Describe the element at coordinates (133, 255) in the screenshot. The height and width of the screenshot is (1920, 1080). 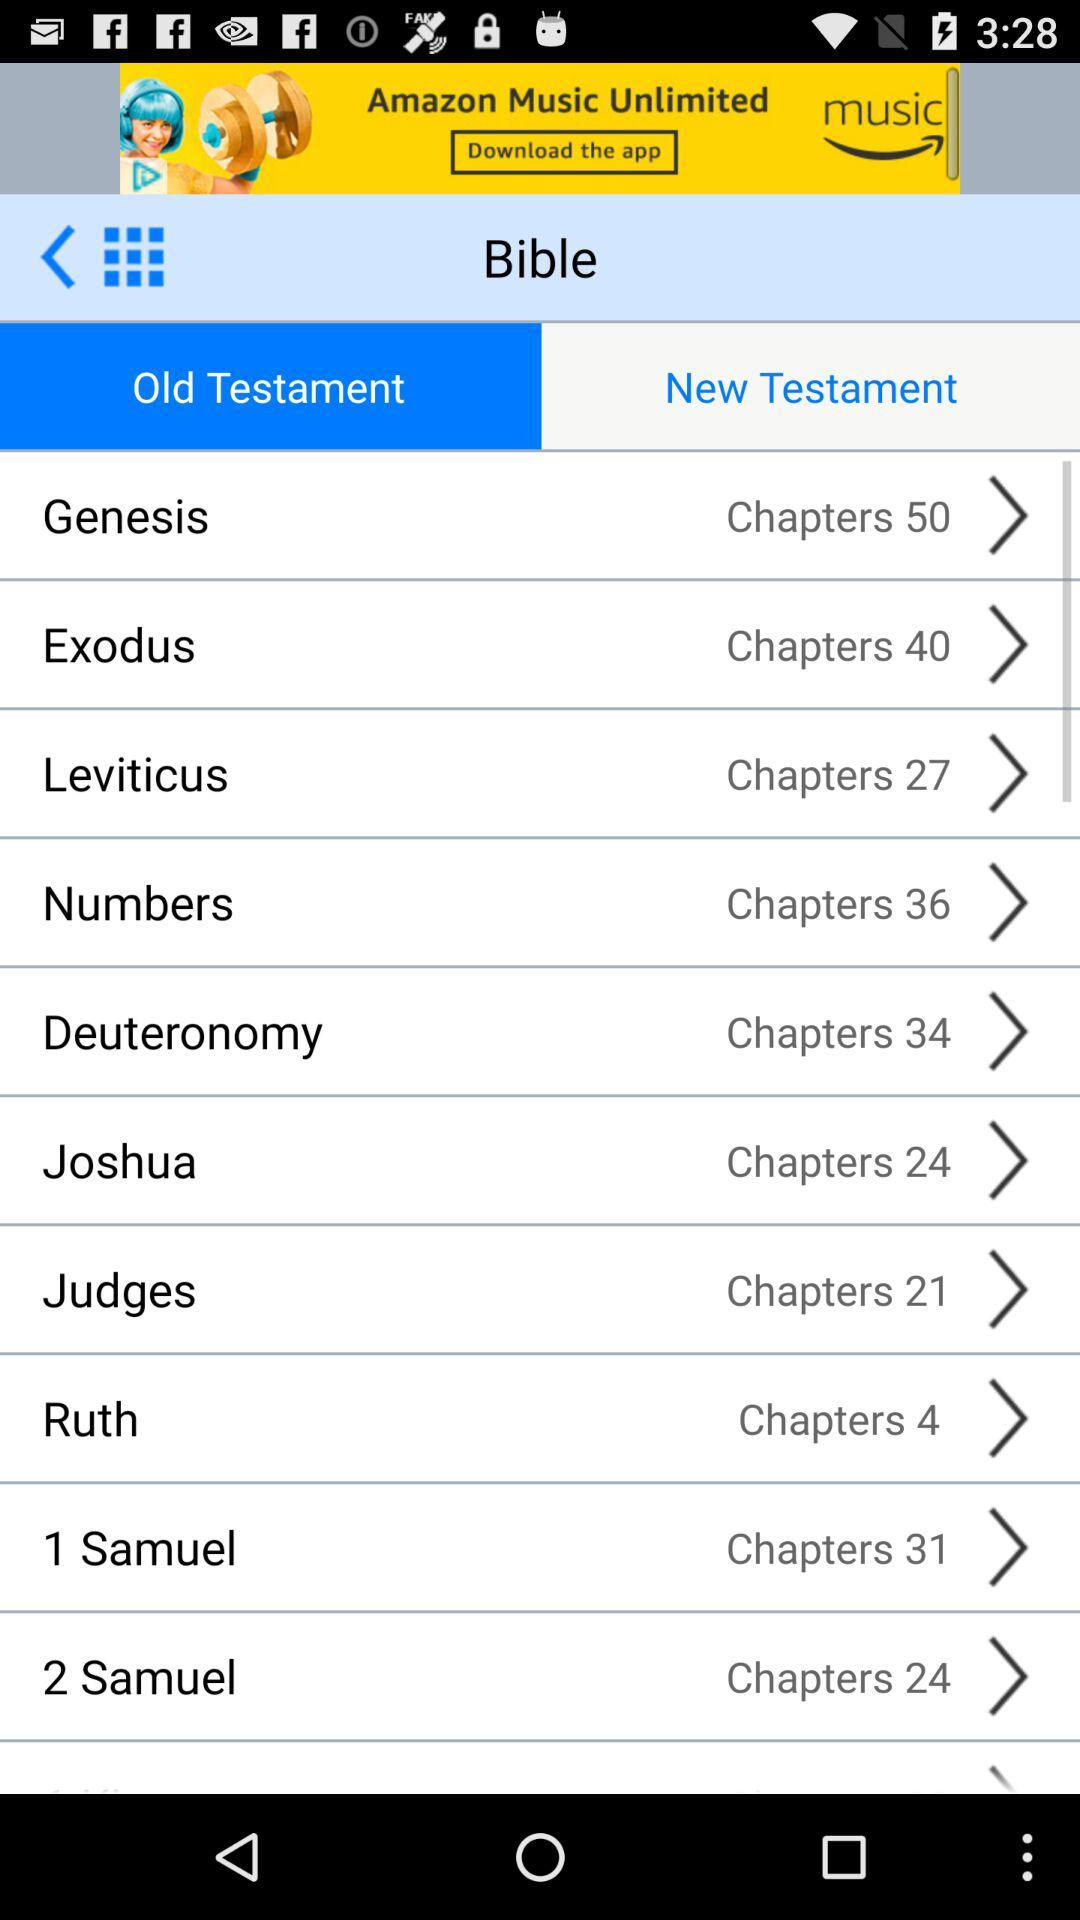
I see `more option` at that location.